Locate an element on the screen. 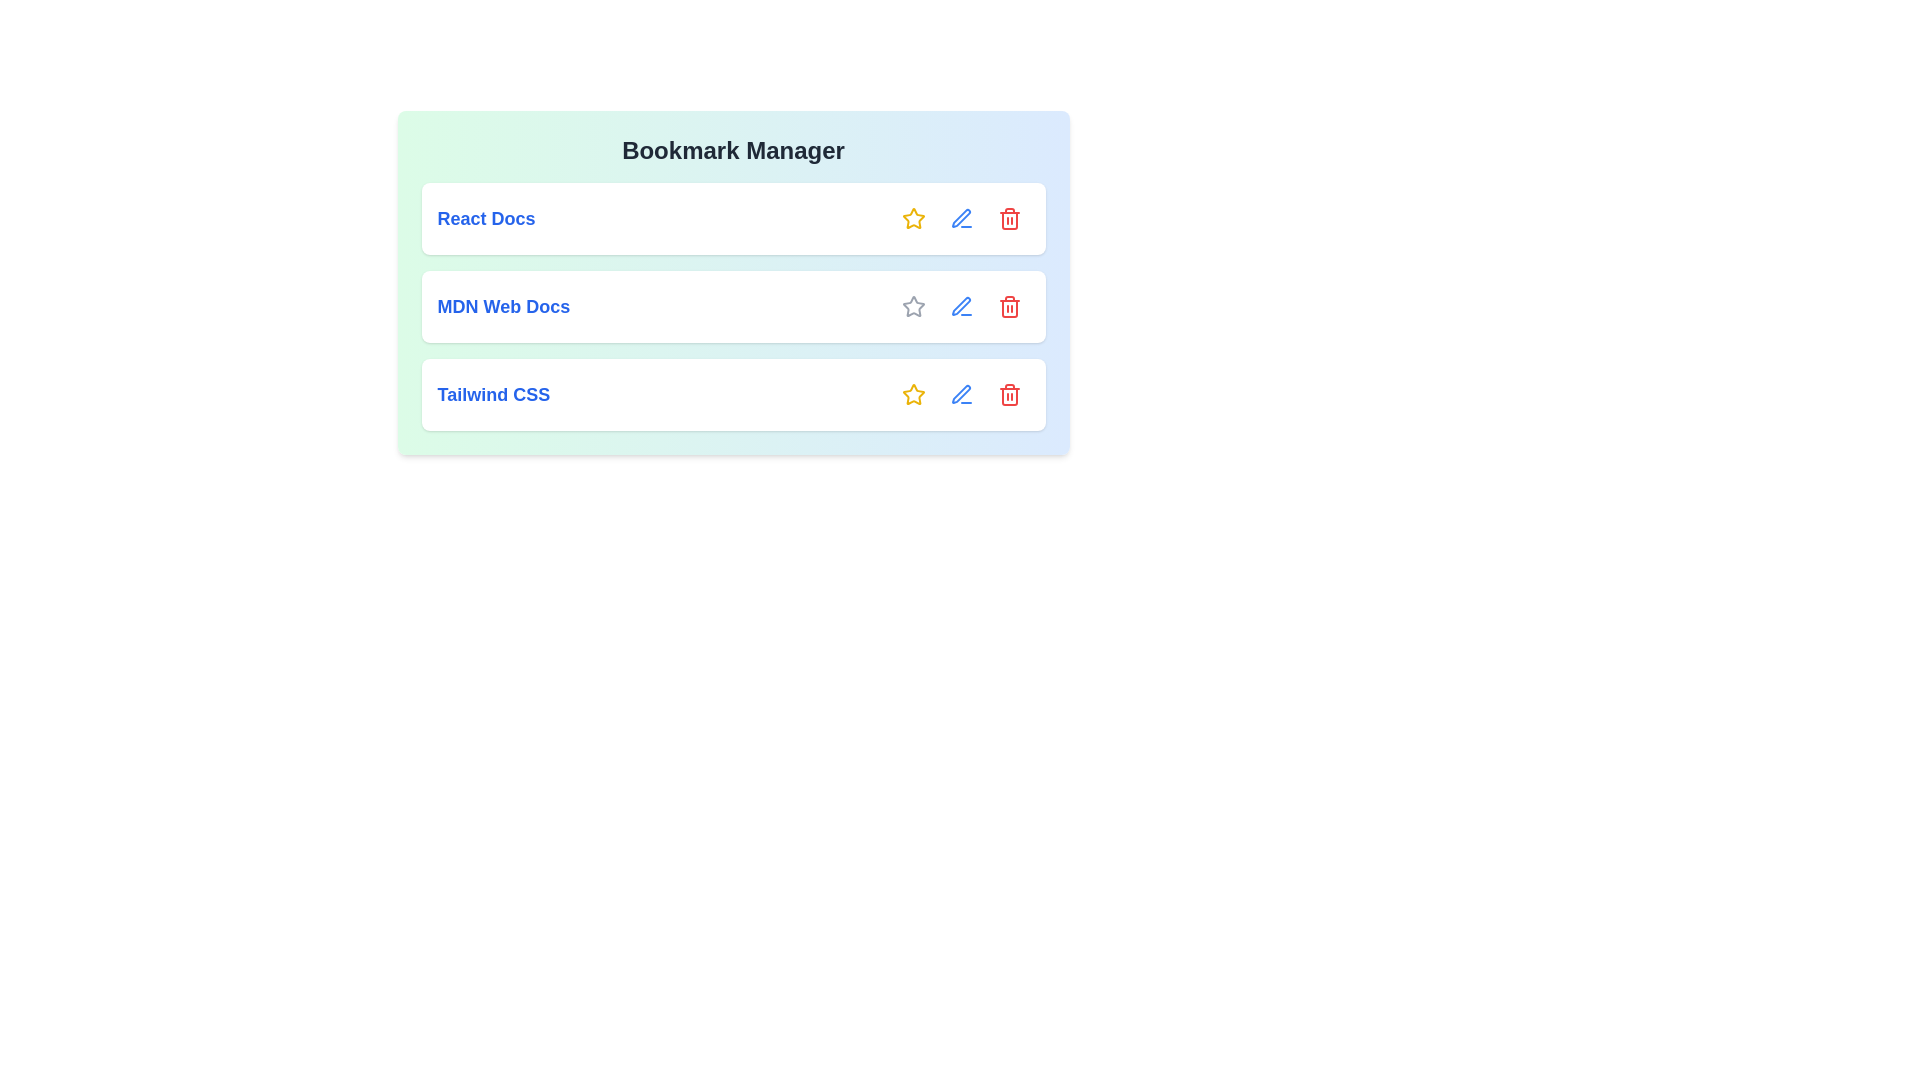  the interactive element React Docs Star to reveal its hover state is located at coordinates (912, 219).